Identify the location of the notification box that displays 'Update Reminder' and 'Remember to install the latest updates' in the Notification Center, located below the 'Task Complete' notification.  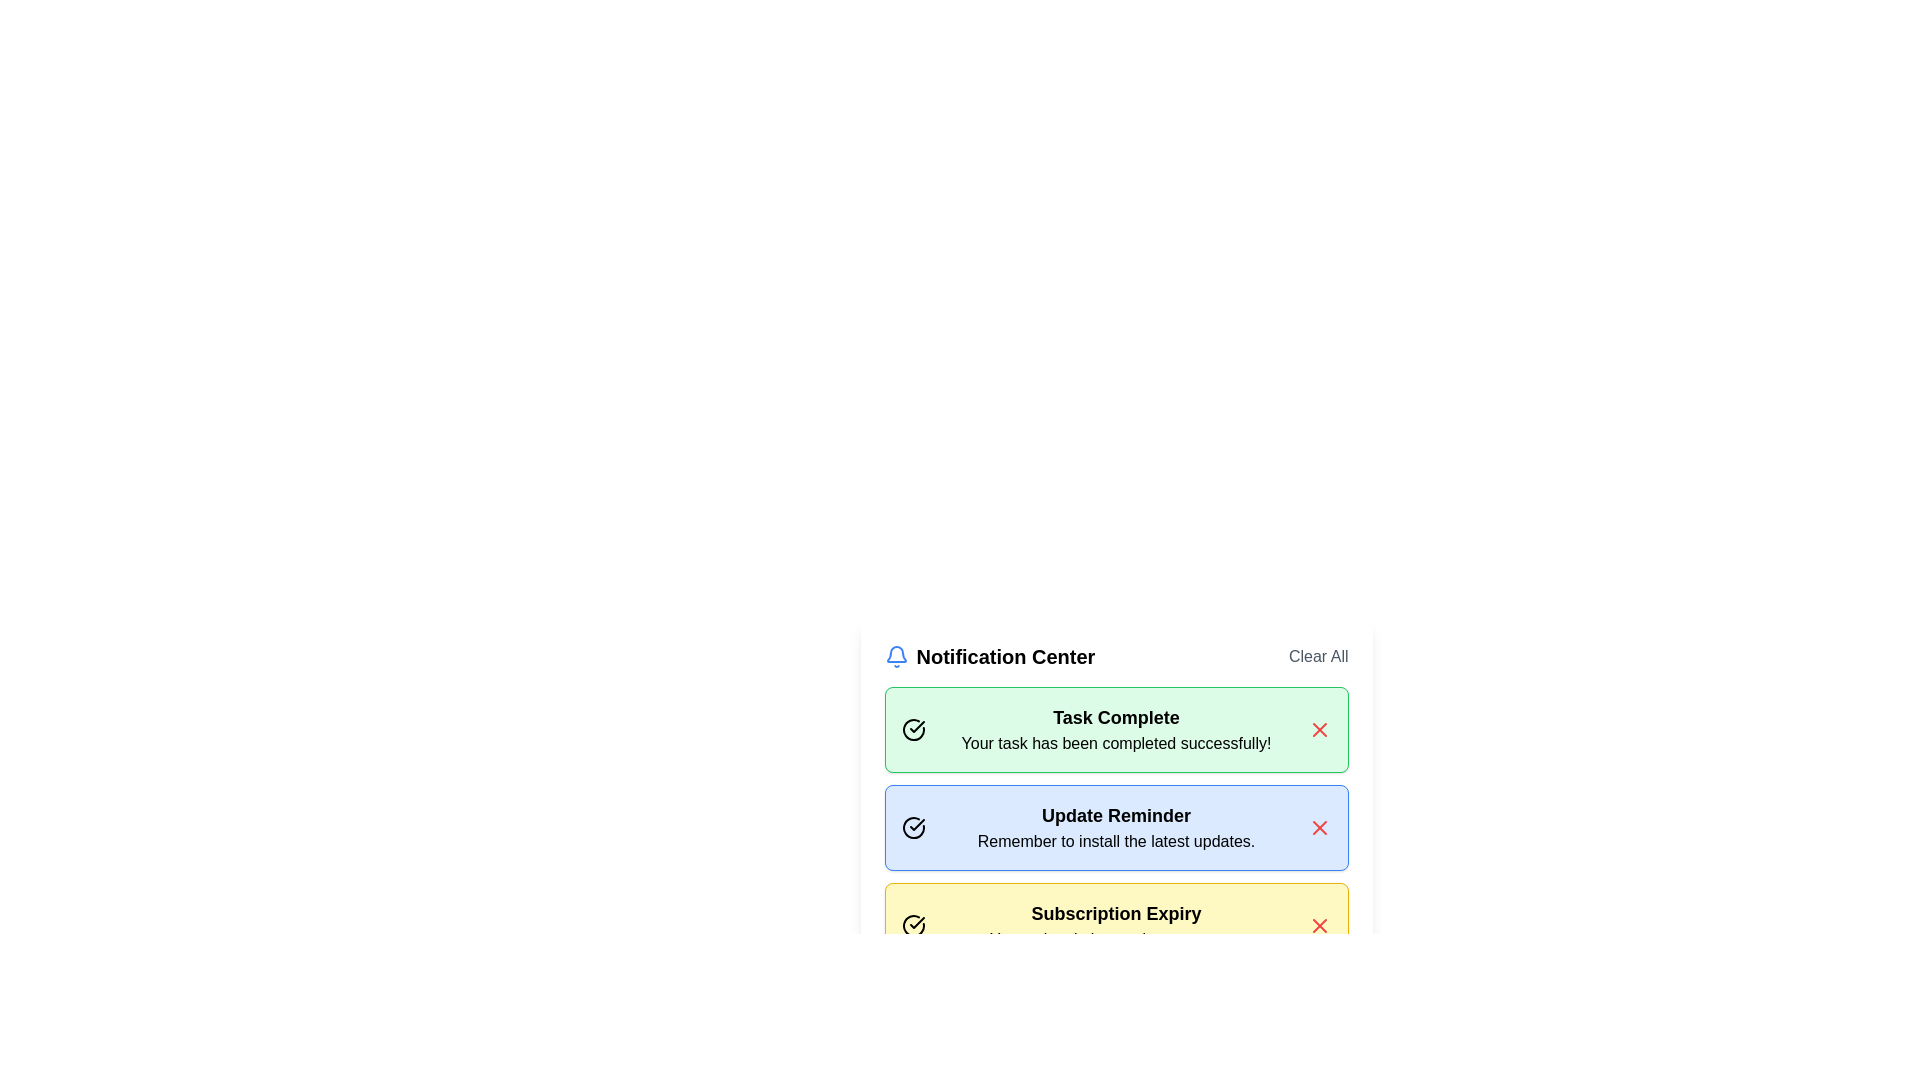
(1115, 828).